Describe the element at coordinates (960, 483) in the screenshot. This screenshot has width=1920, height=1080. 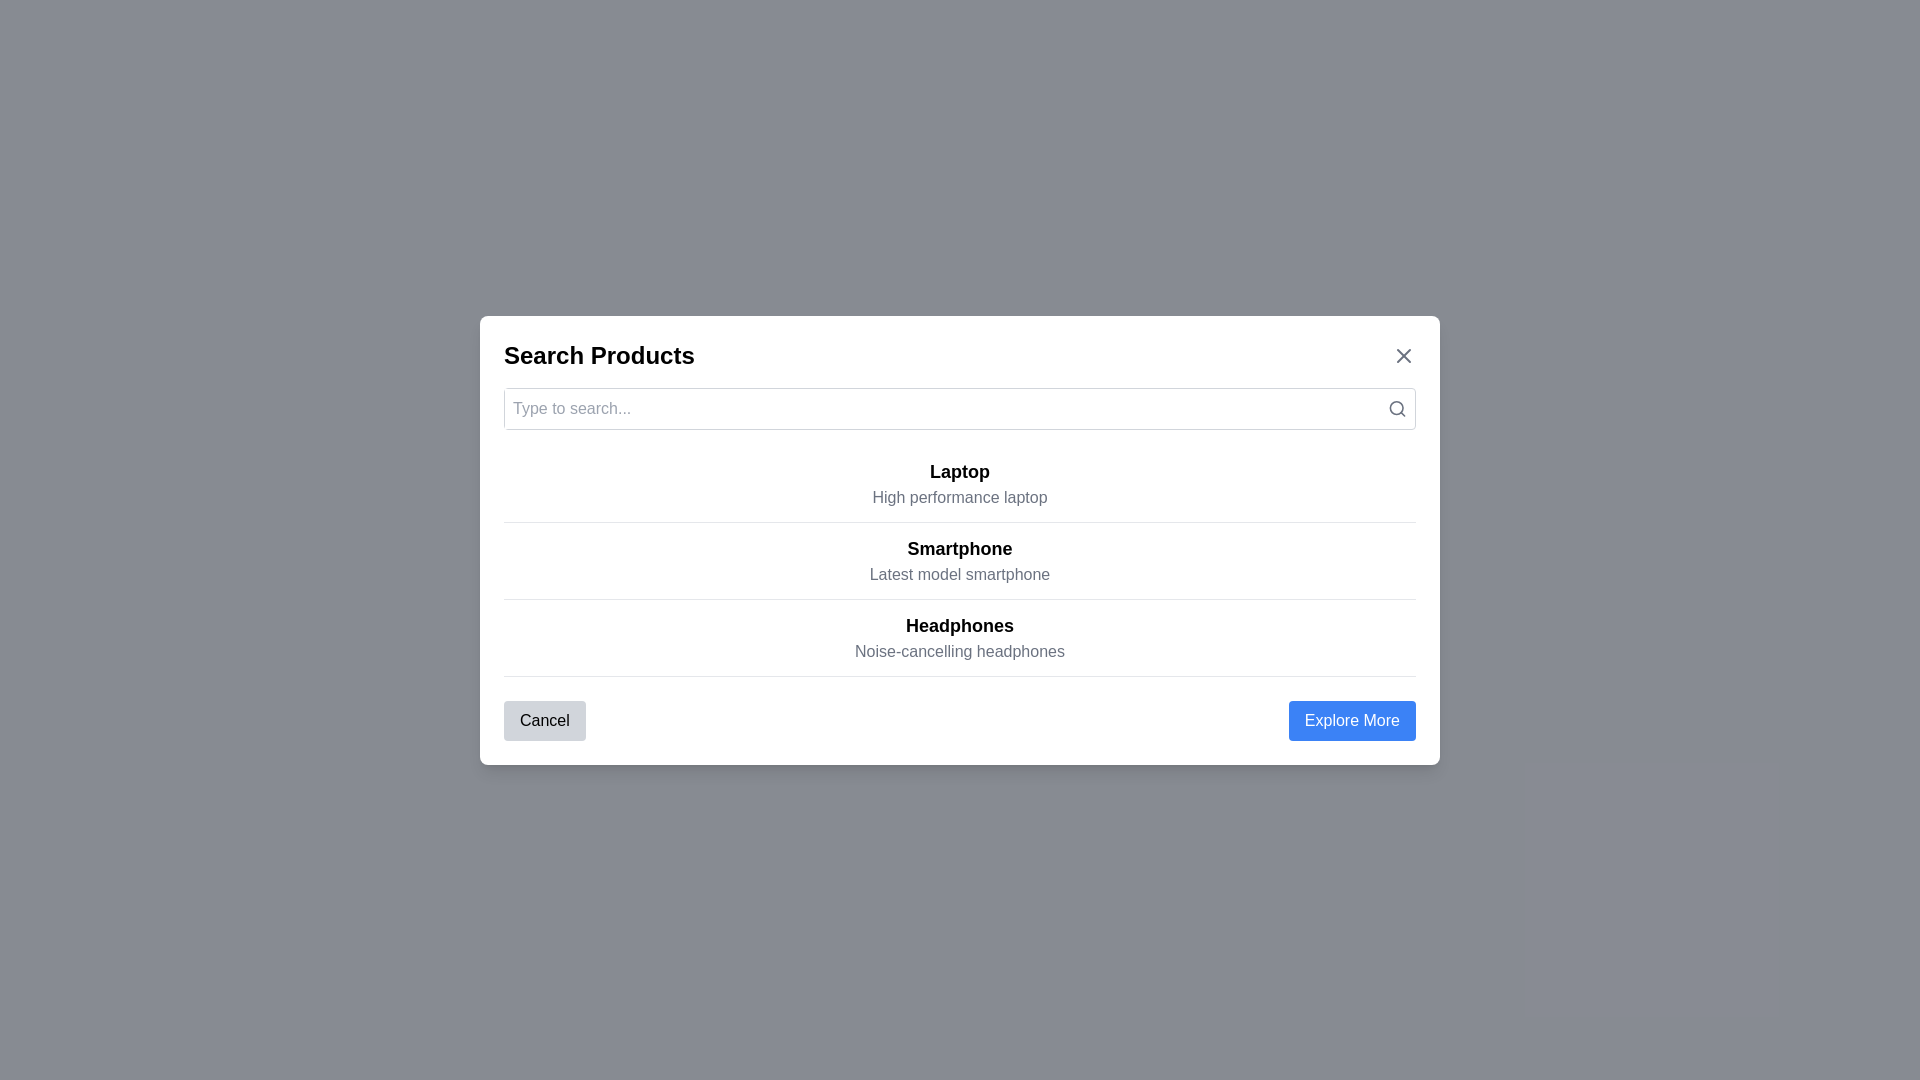
I see `the Text element displaying the name and brief description of the laptop, as it is the first entry above the 'Smartphone' and 'Headphones' entries, if interactive options are available` at that location.